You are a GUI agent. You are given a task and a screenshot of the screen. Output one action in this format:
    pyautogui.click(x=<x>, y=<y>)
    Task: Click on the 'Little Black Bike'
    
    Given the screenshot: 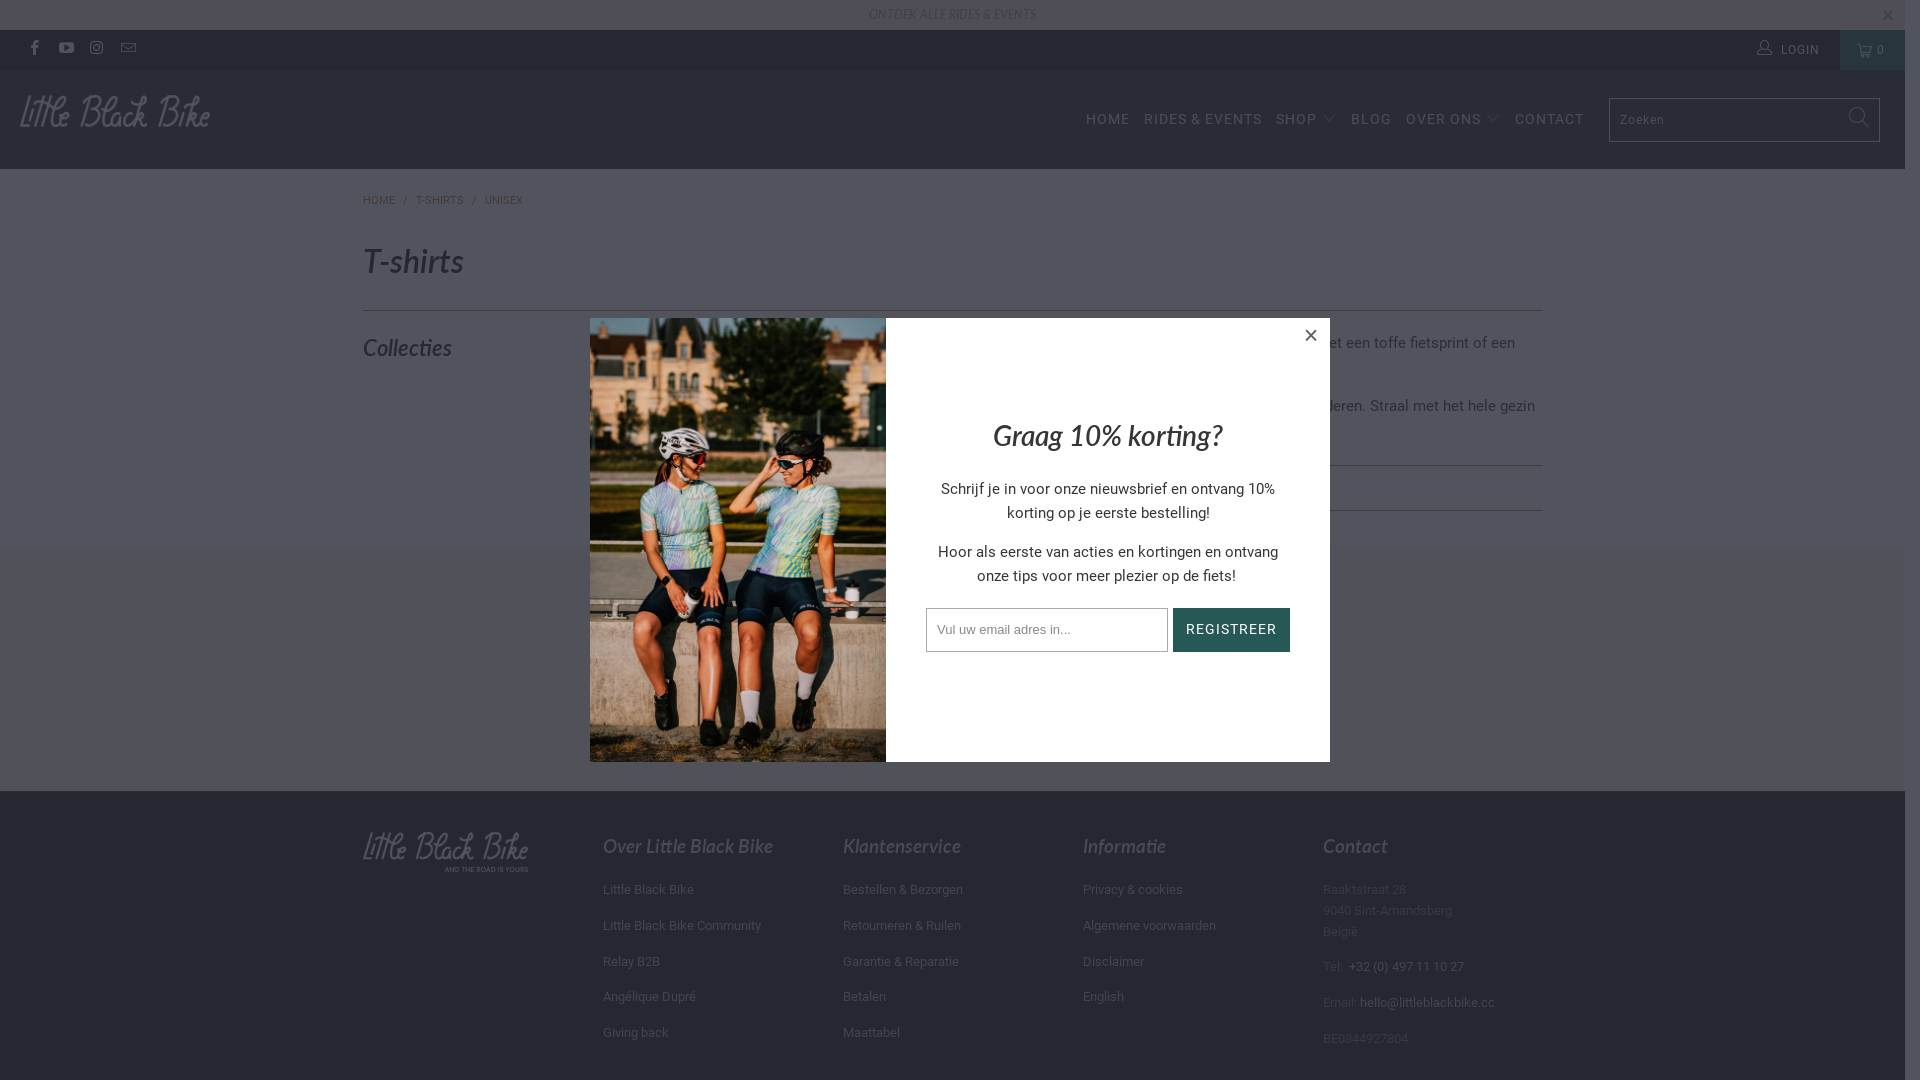 What is the action you would take?
    pyautogui.click(x=162, y=112)
    